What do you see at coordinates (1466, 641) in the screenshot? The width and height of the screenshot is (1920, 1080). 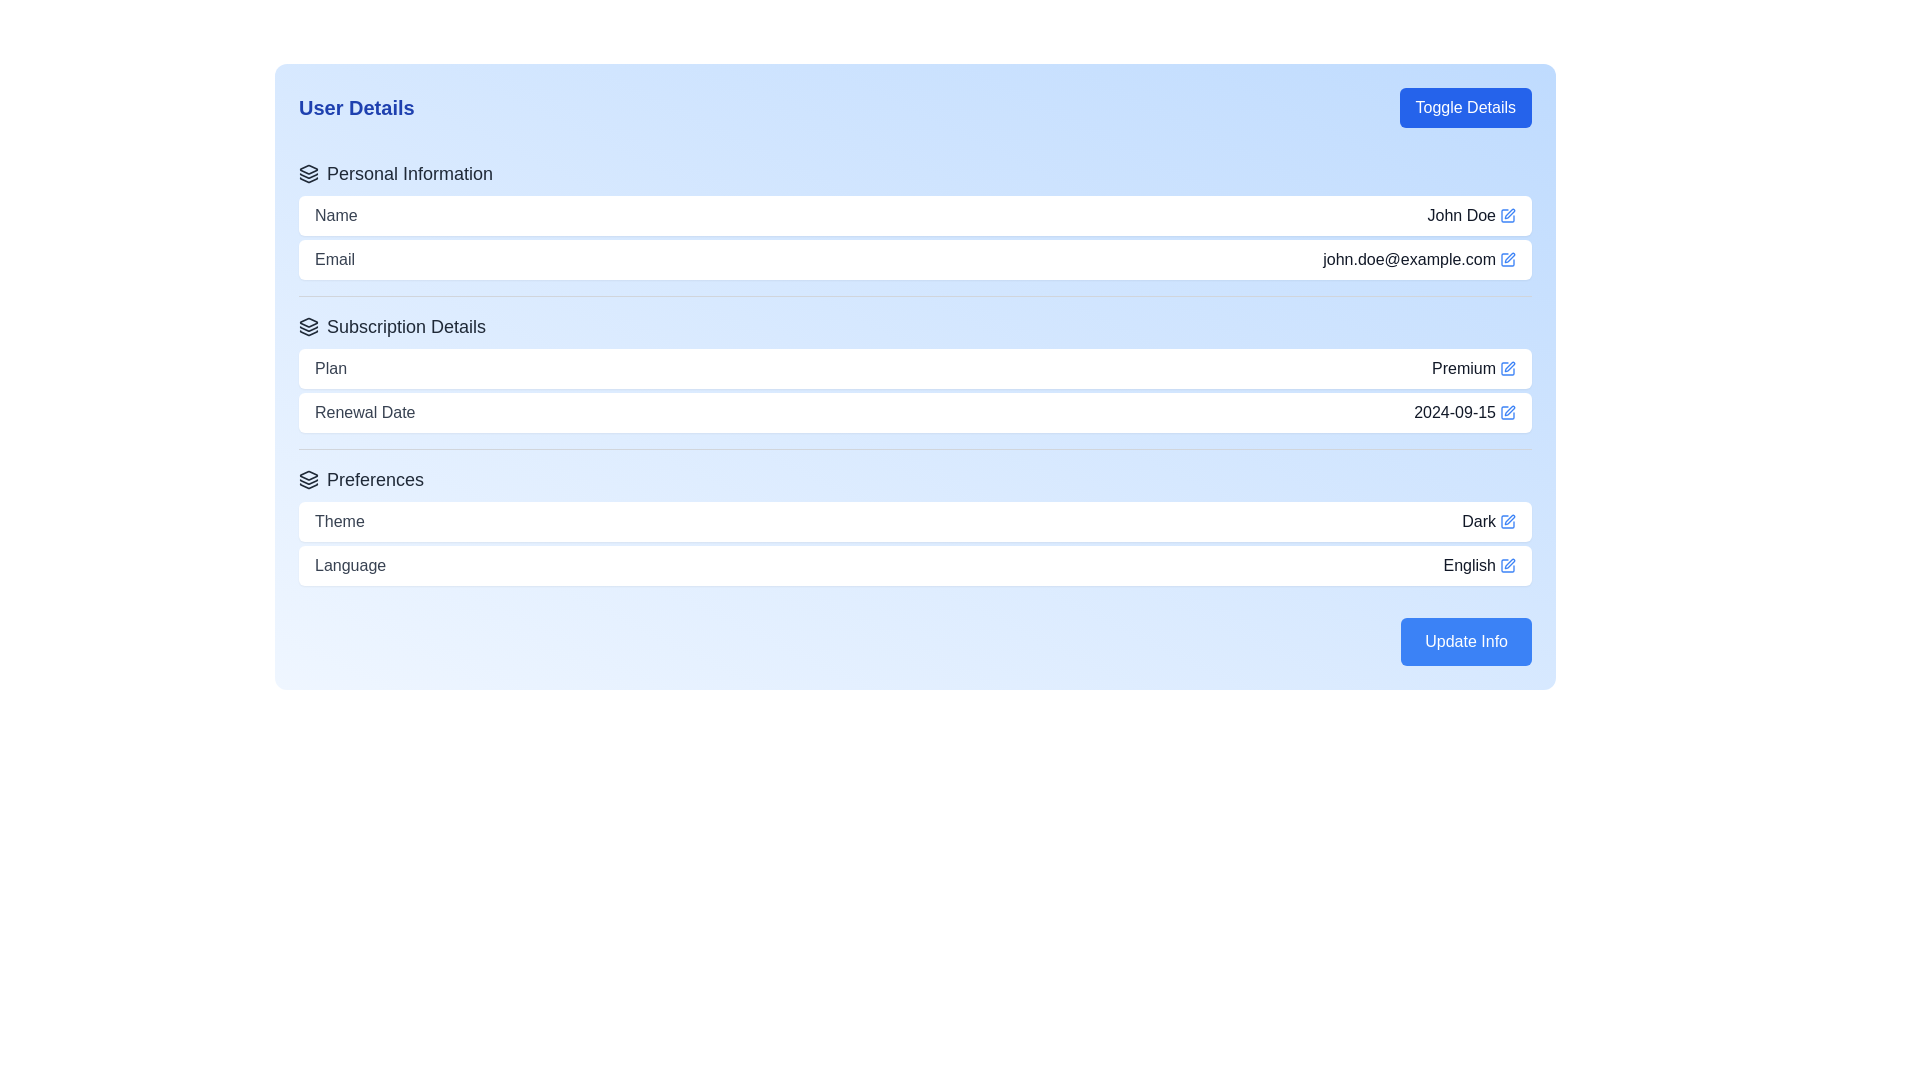 I see `the 'Update Info' button` at bounding box center [1466, 641].